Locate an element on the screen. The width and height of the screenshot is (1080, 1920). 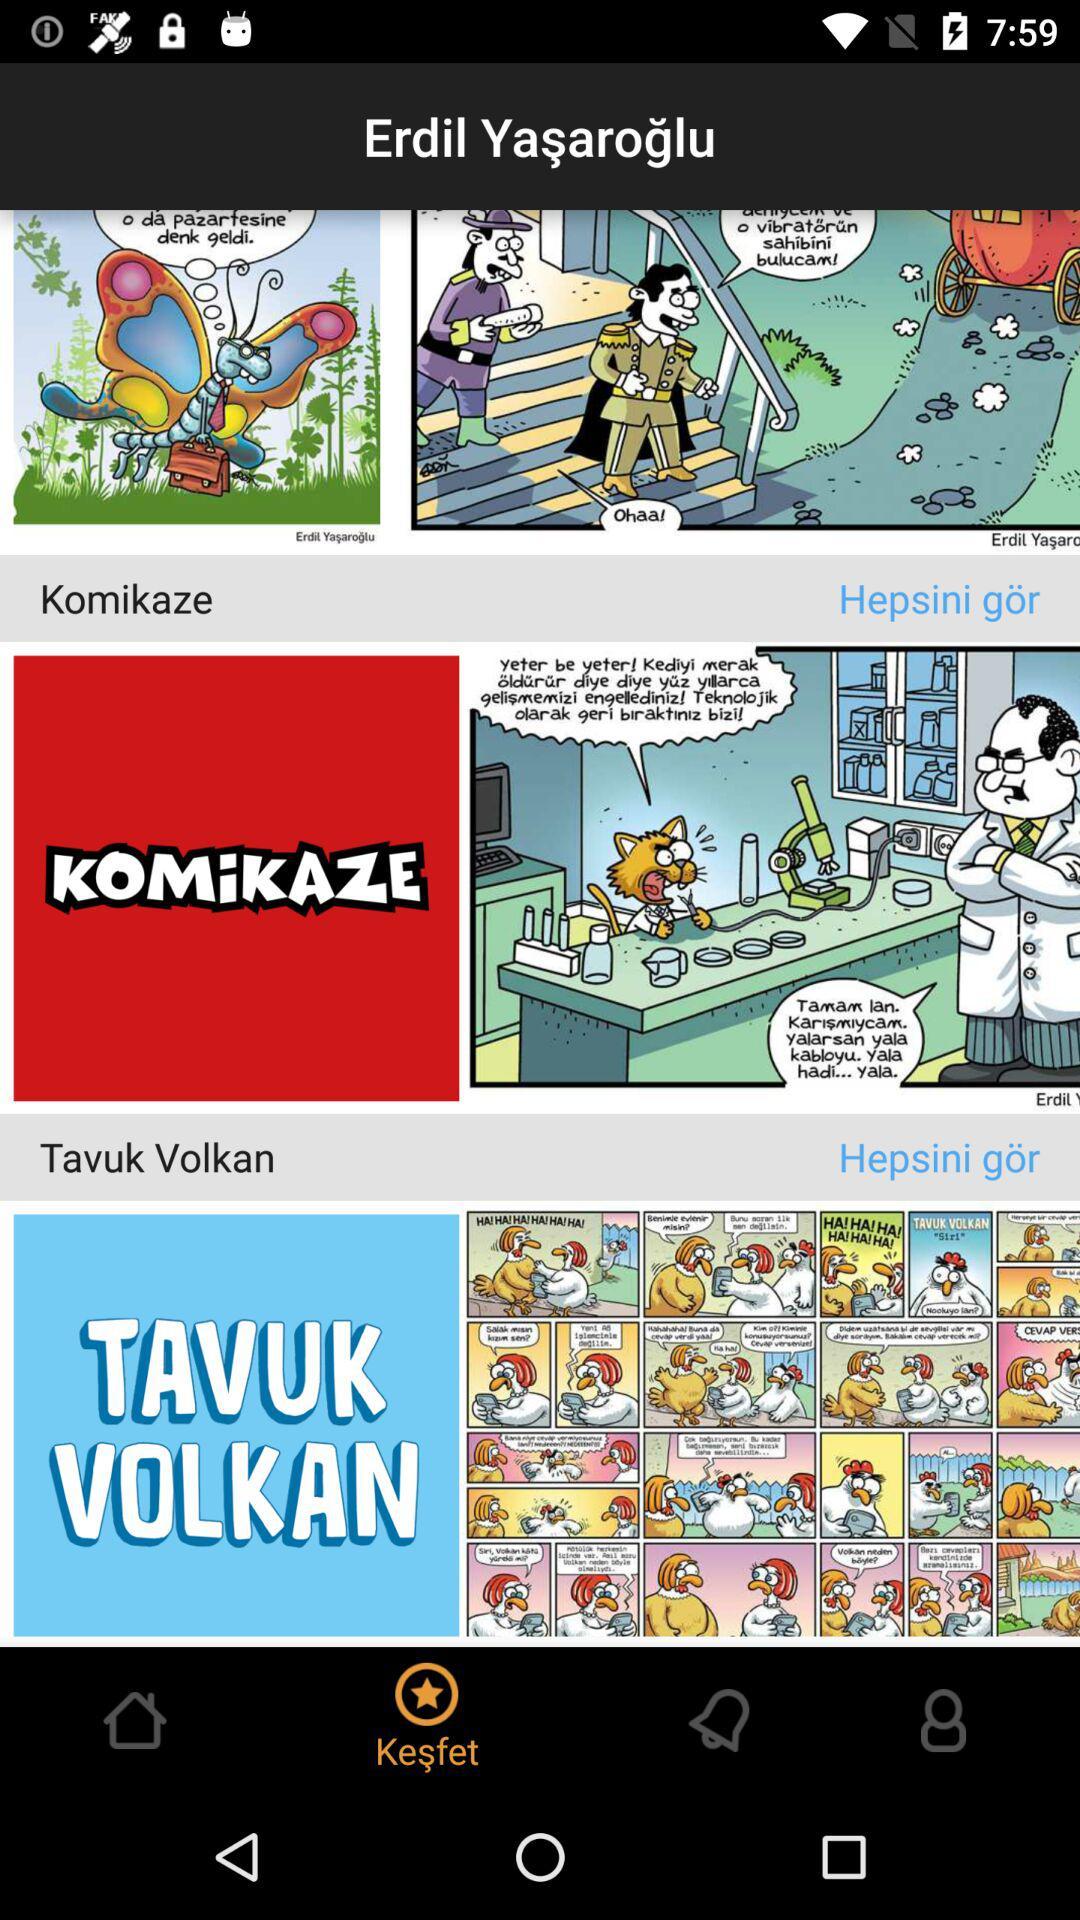
tavuk volkan at the center is located at coordinates (438, 1156).